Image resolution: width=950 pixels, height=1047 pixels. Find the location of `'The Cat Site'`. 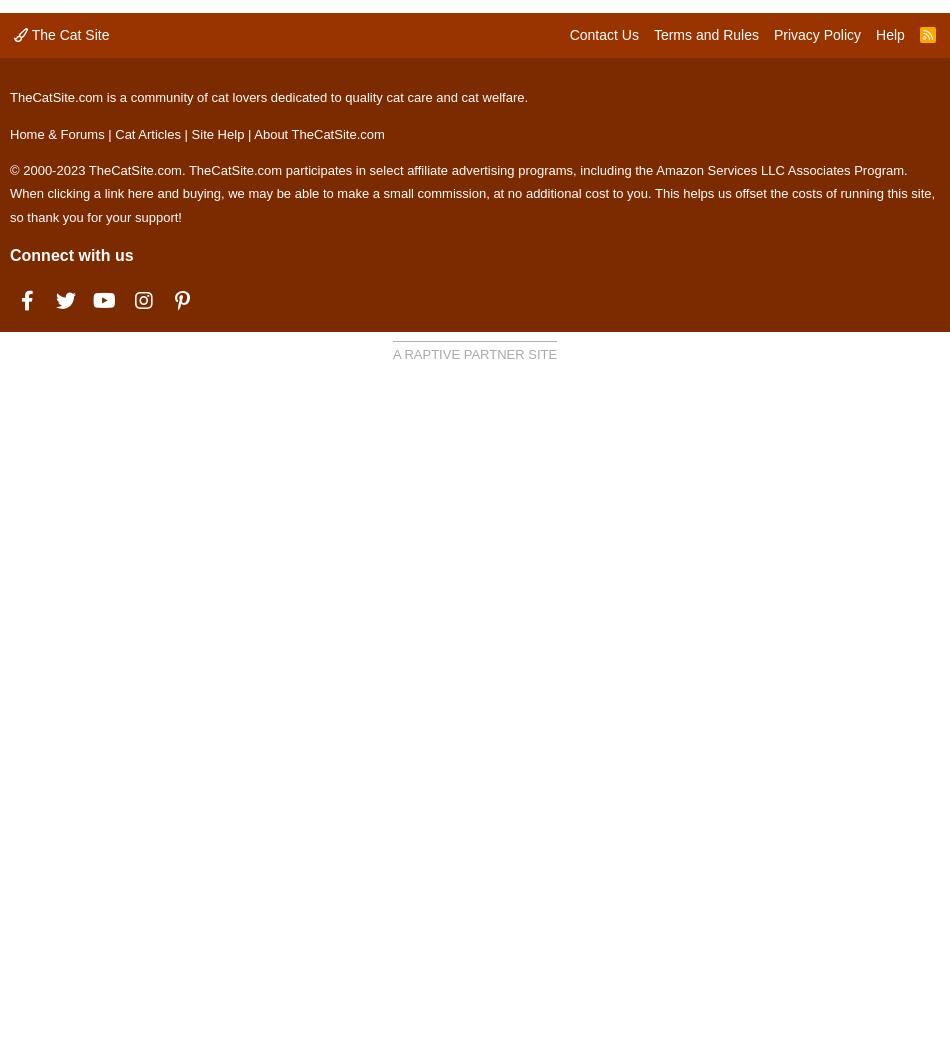

'The Cat Site' is located at coordinates (68, 33).